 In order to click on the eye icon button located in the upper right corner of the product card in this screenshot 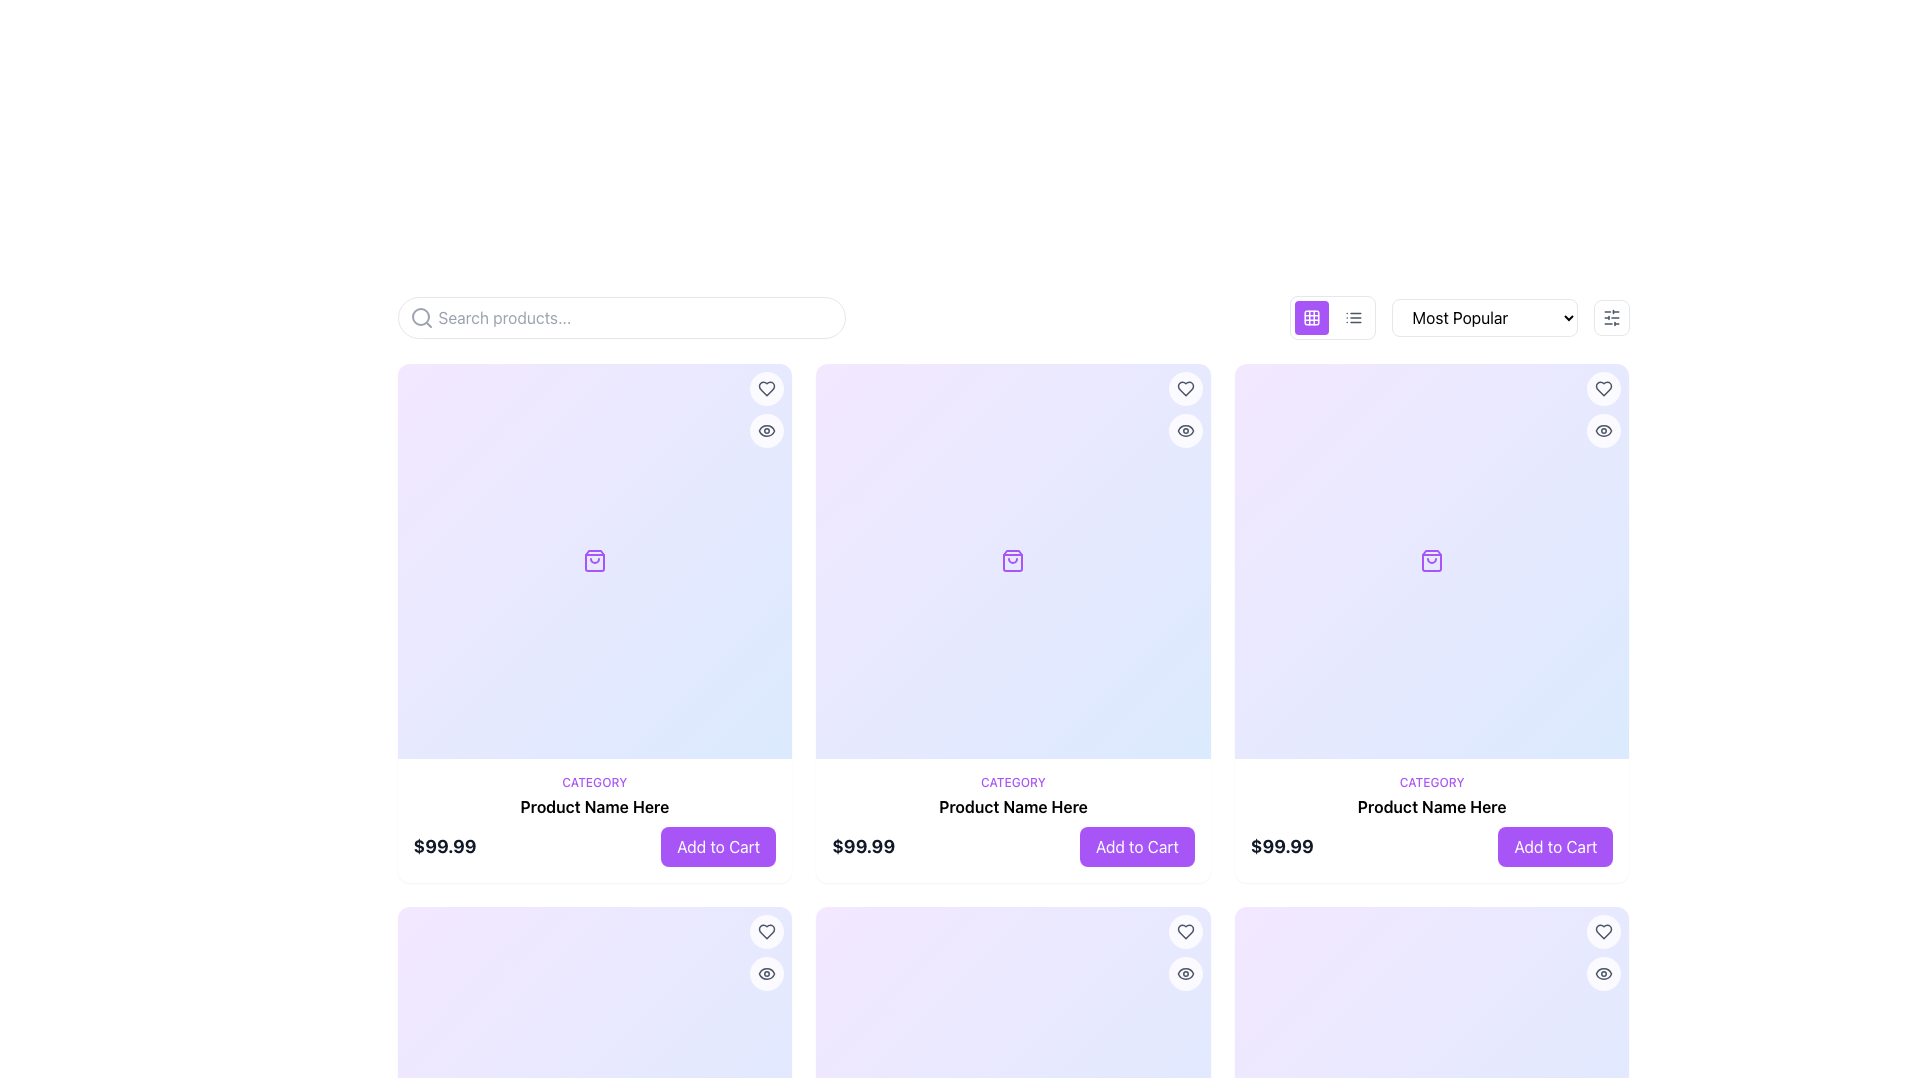, I will do `click(766, 430)`.